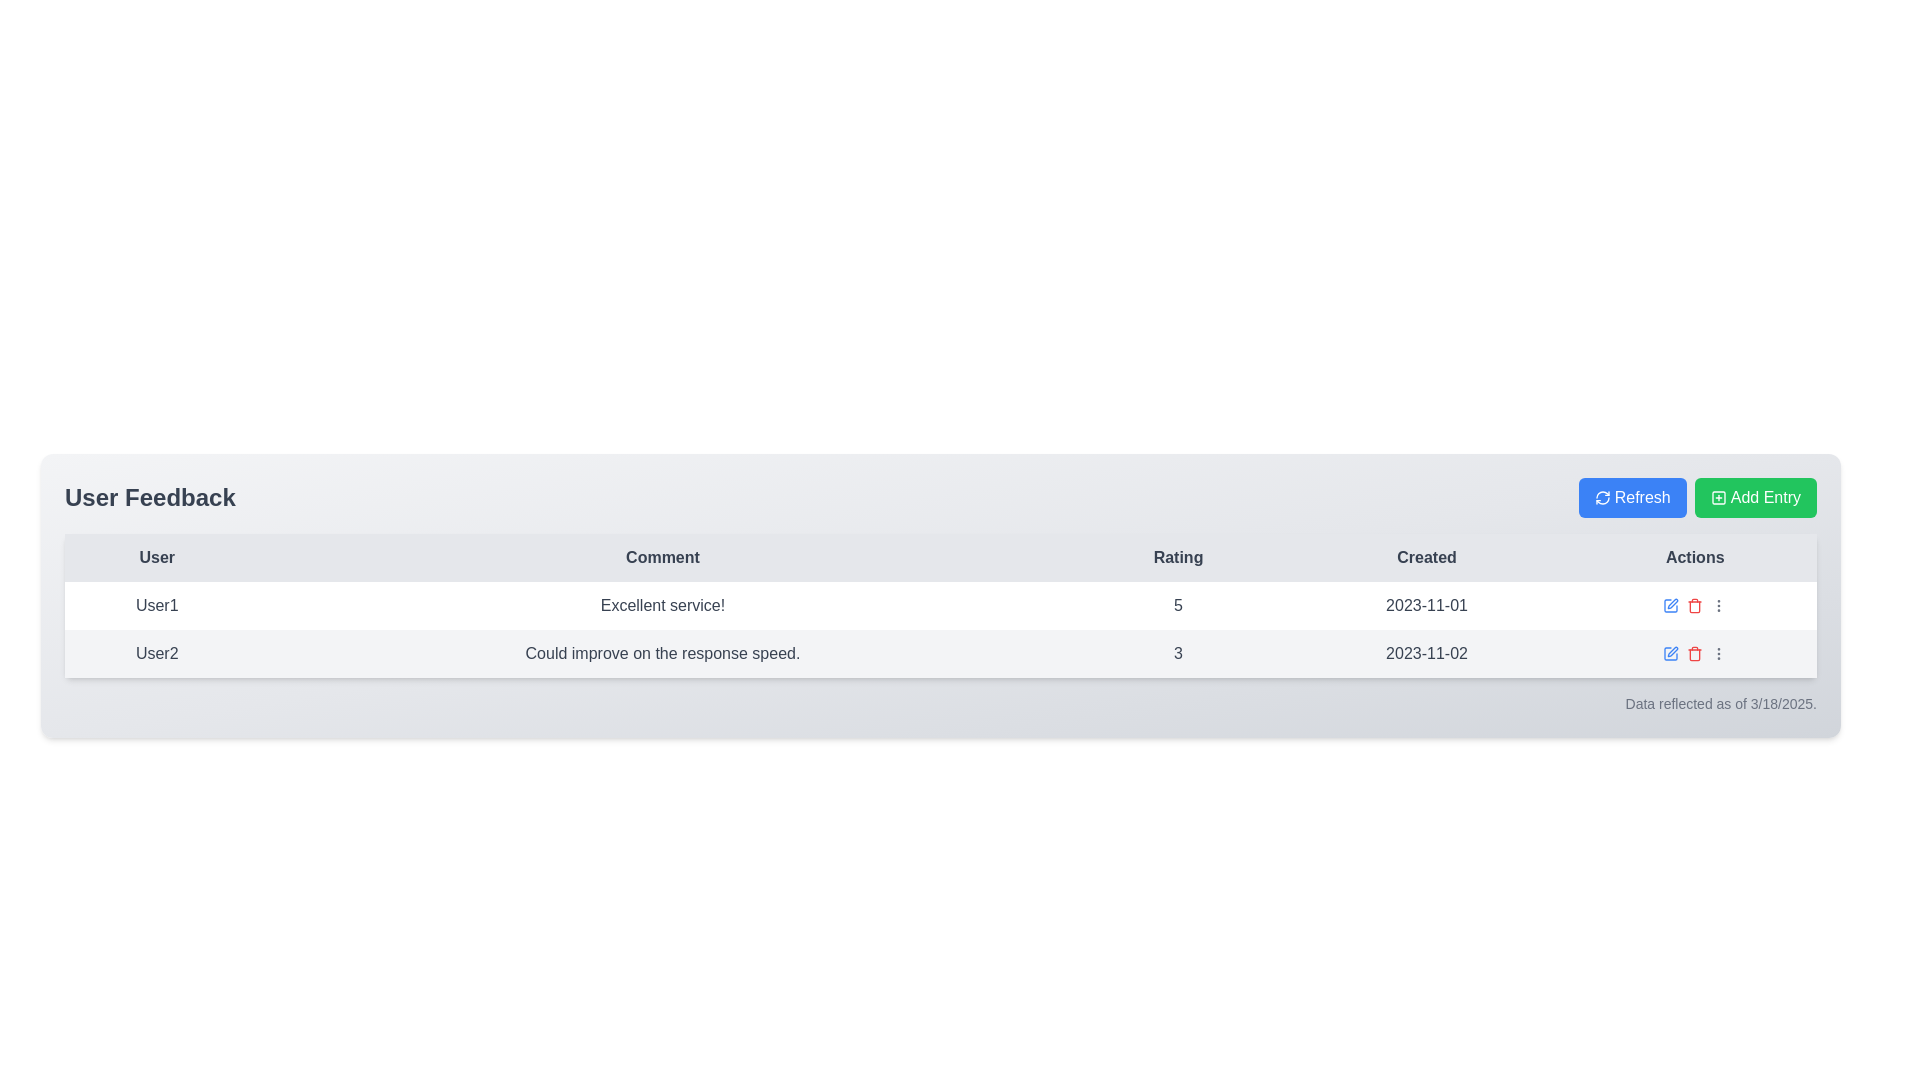 This screenshot has height=1080, width=1920. Describe the element at coordinates (1602, 496) in the screenshot. I see `the refresh icon within the blue button labeled 'Refresh', located near the top-right corner of the interface` at that location.